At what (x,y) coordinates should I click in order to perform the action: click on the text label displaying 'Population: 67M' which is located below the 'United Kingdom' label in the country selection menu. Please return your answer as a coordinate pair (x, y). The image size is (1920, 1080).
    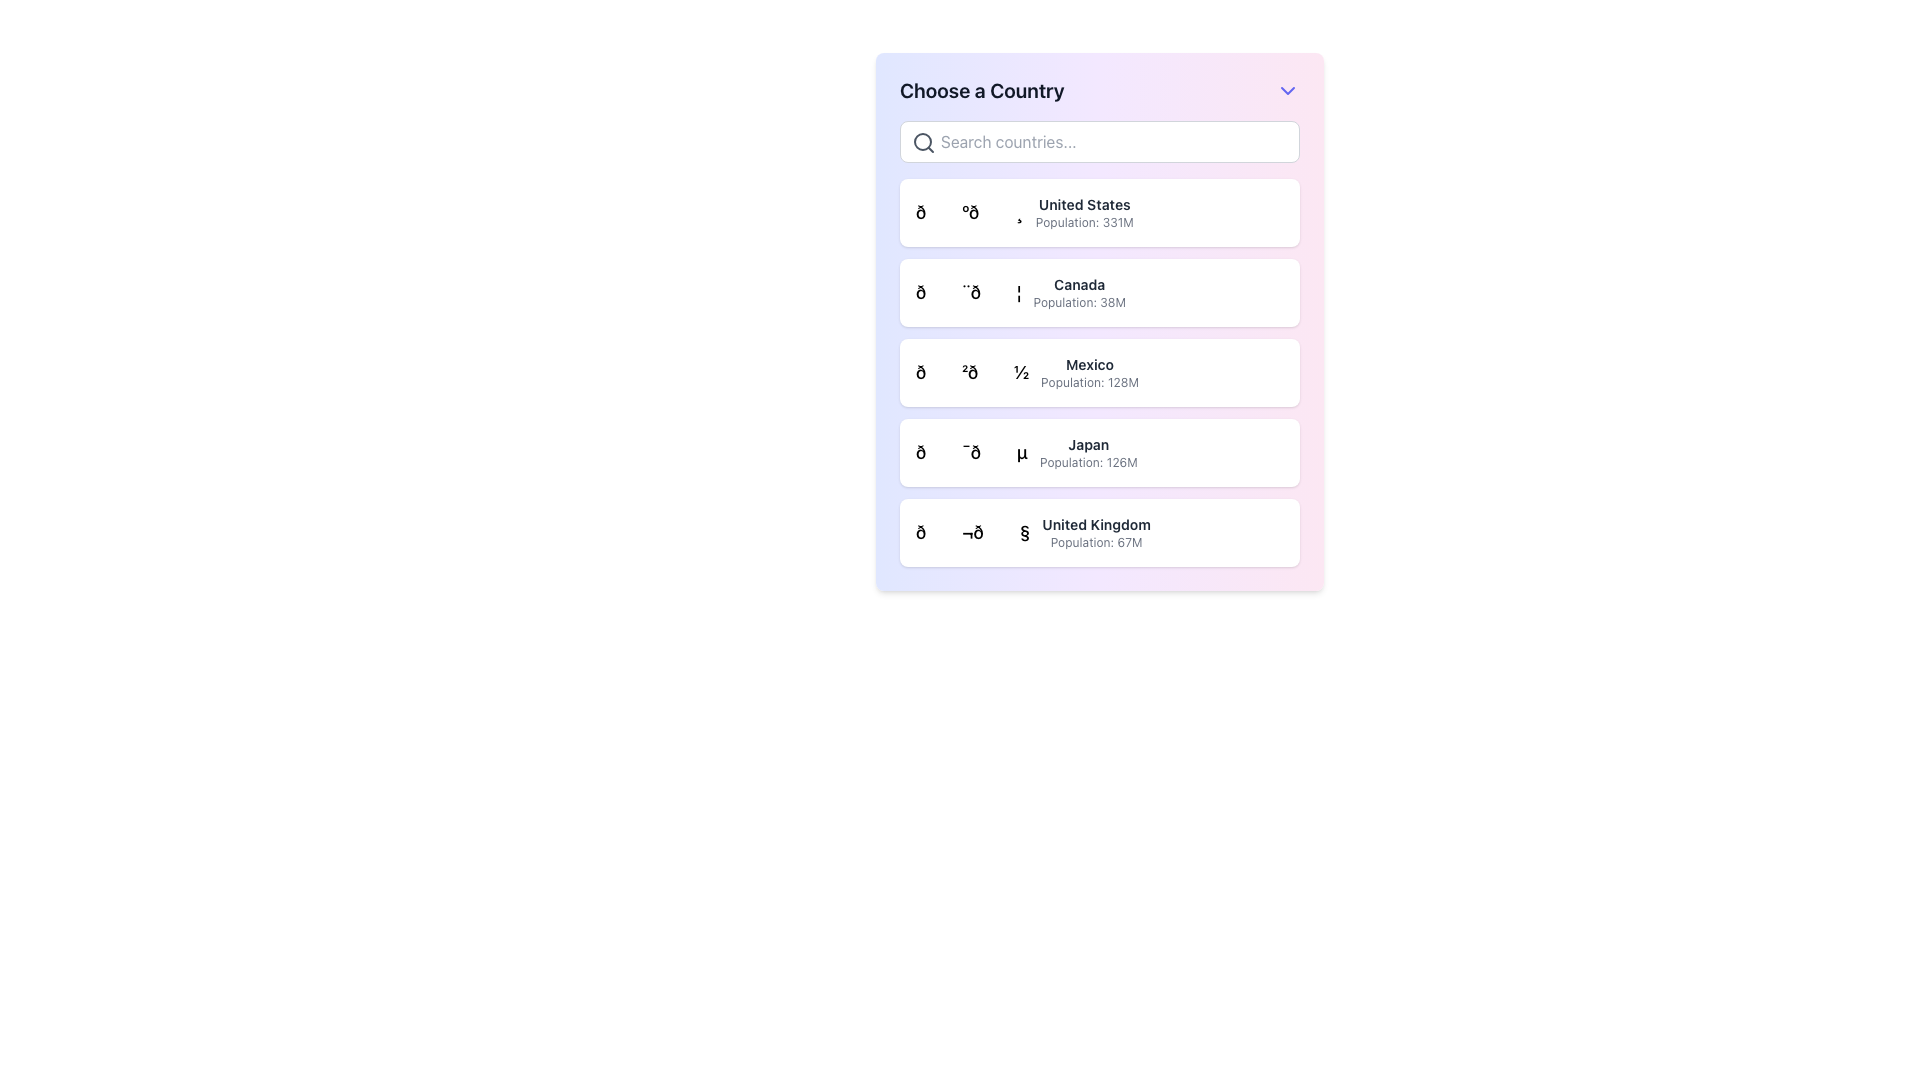
    Looking at the image, I should click on (1095, 543).